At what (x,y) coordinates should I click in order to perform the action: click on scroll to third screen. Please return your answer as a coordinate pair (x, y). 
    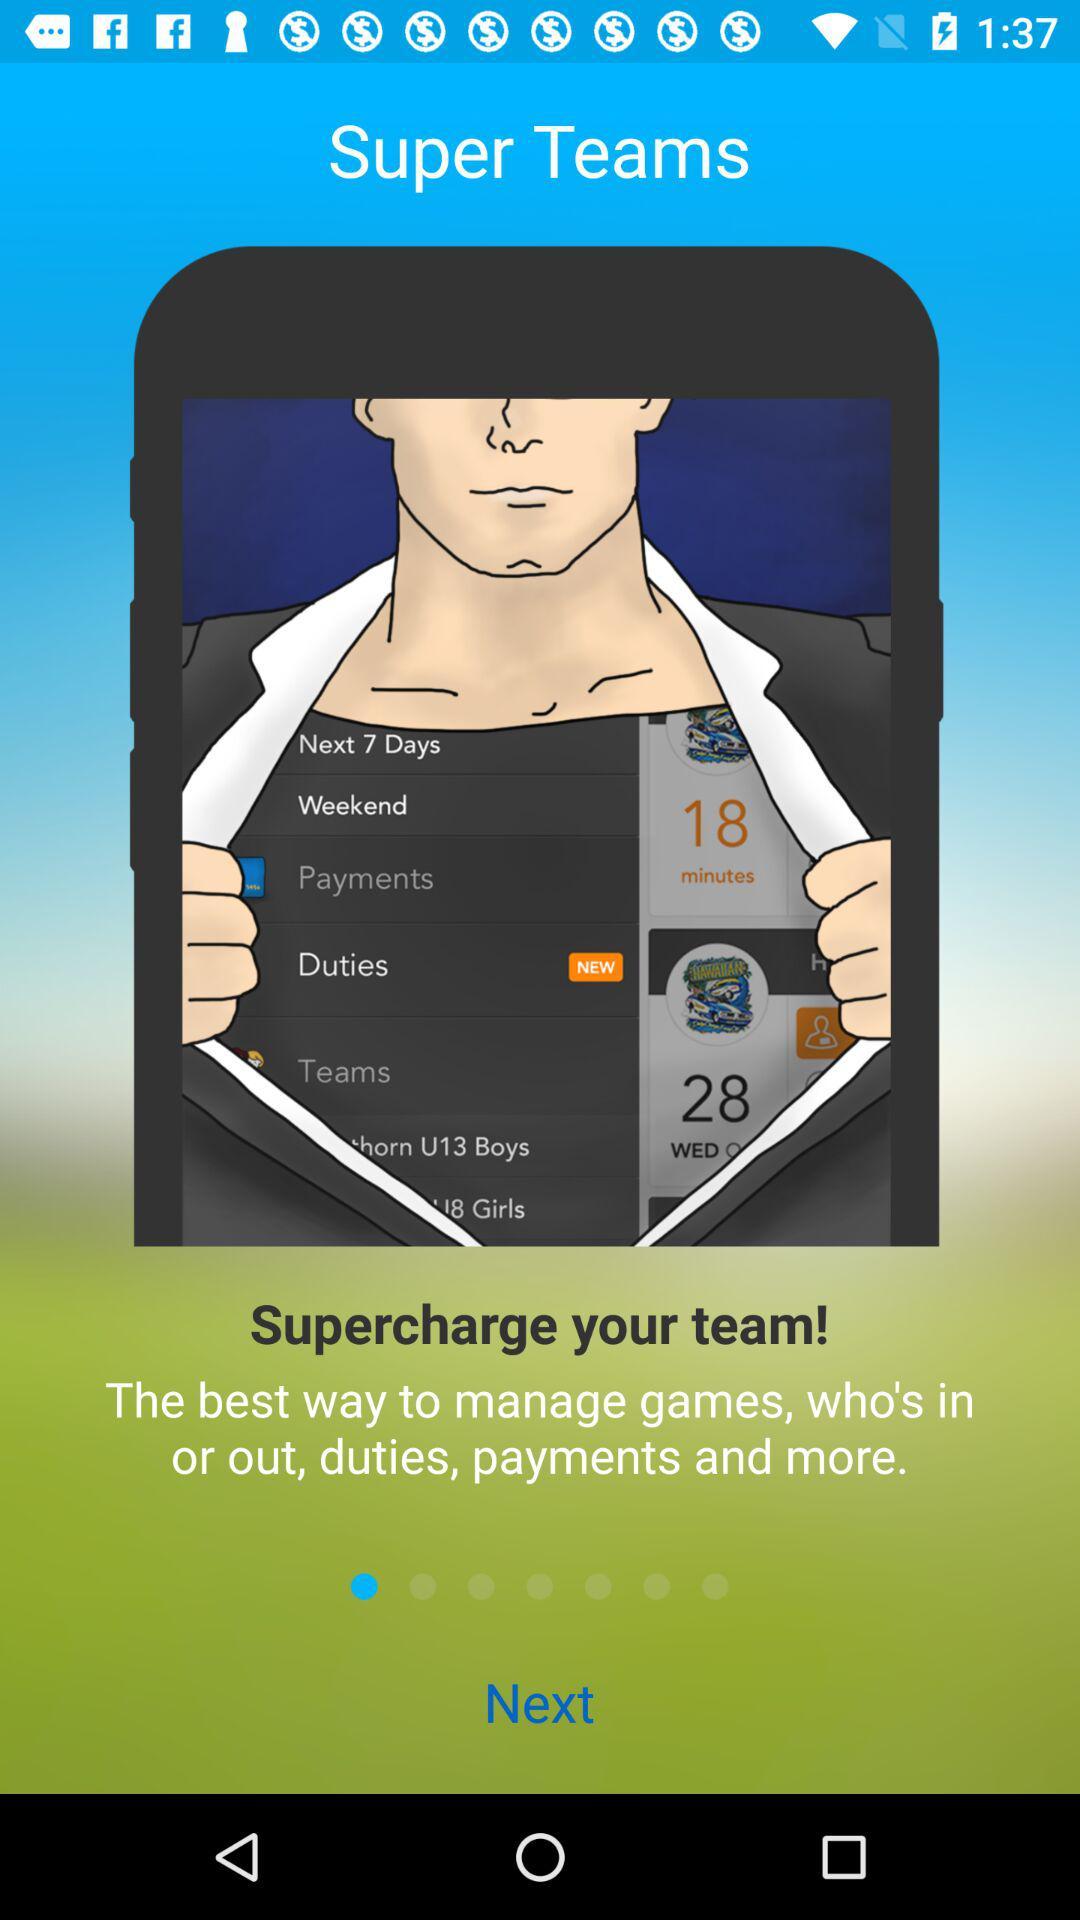
    Looking at the image, I should click on (481, 1585).